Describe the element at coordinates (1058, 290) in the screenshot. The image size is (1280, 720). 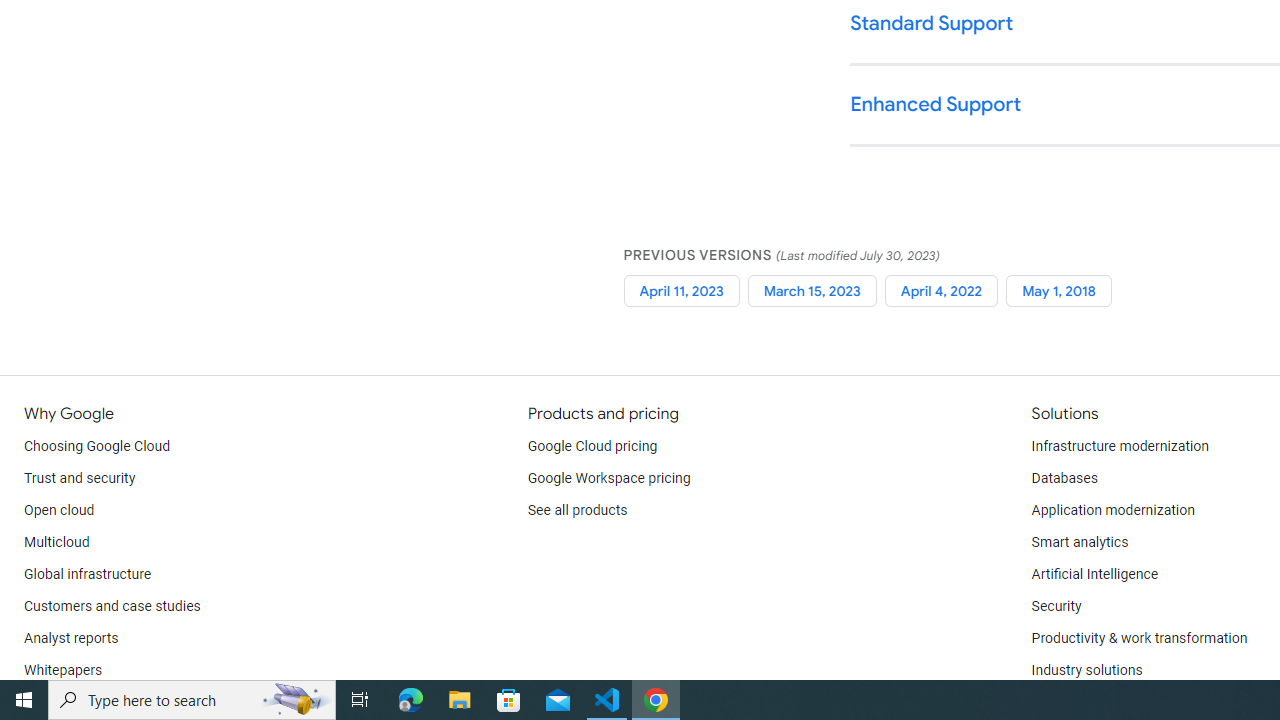
I see `'May 1, 2018'` at that location.